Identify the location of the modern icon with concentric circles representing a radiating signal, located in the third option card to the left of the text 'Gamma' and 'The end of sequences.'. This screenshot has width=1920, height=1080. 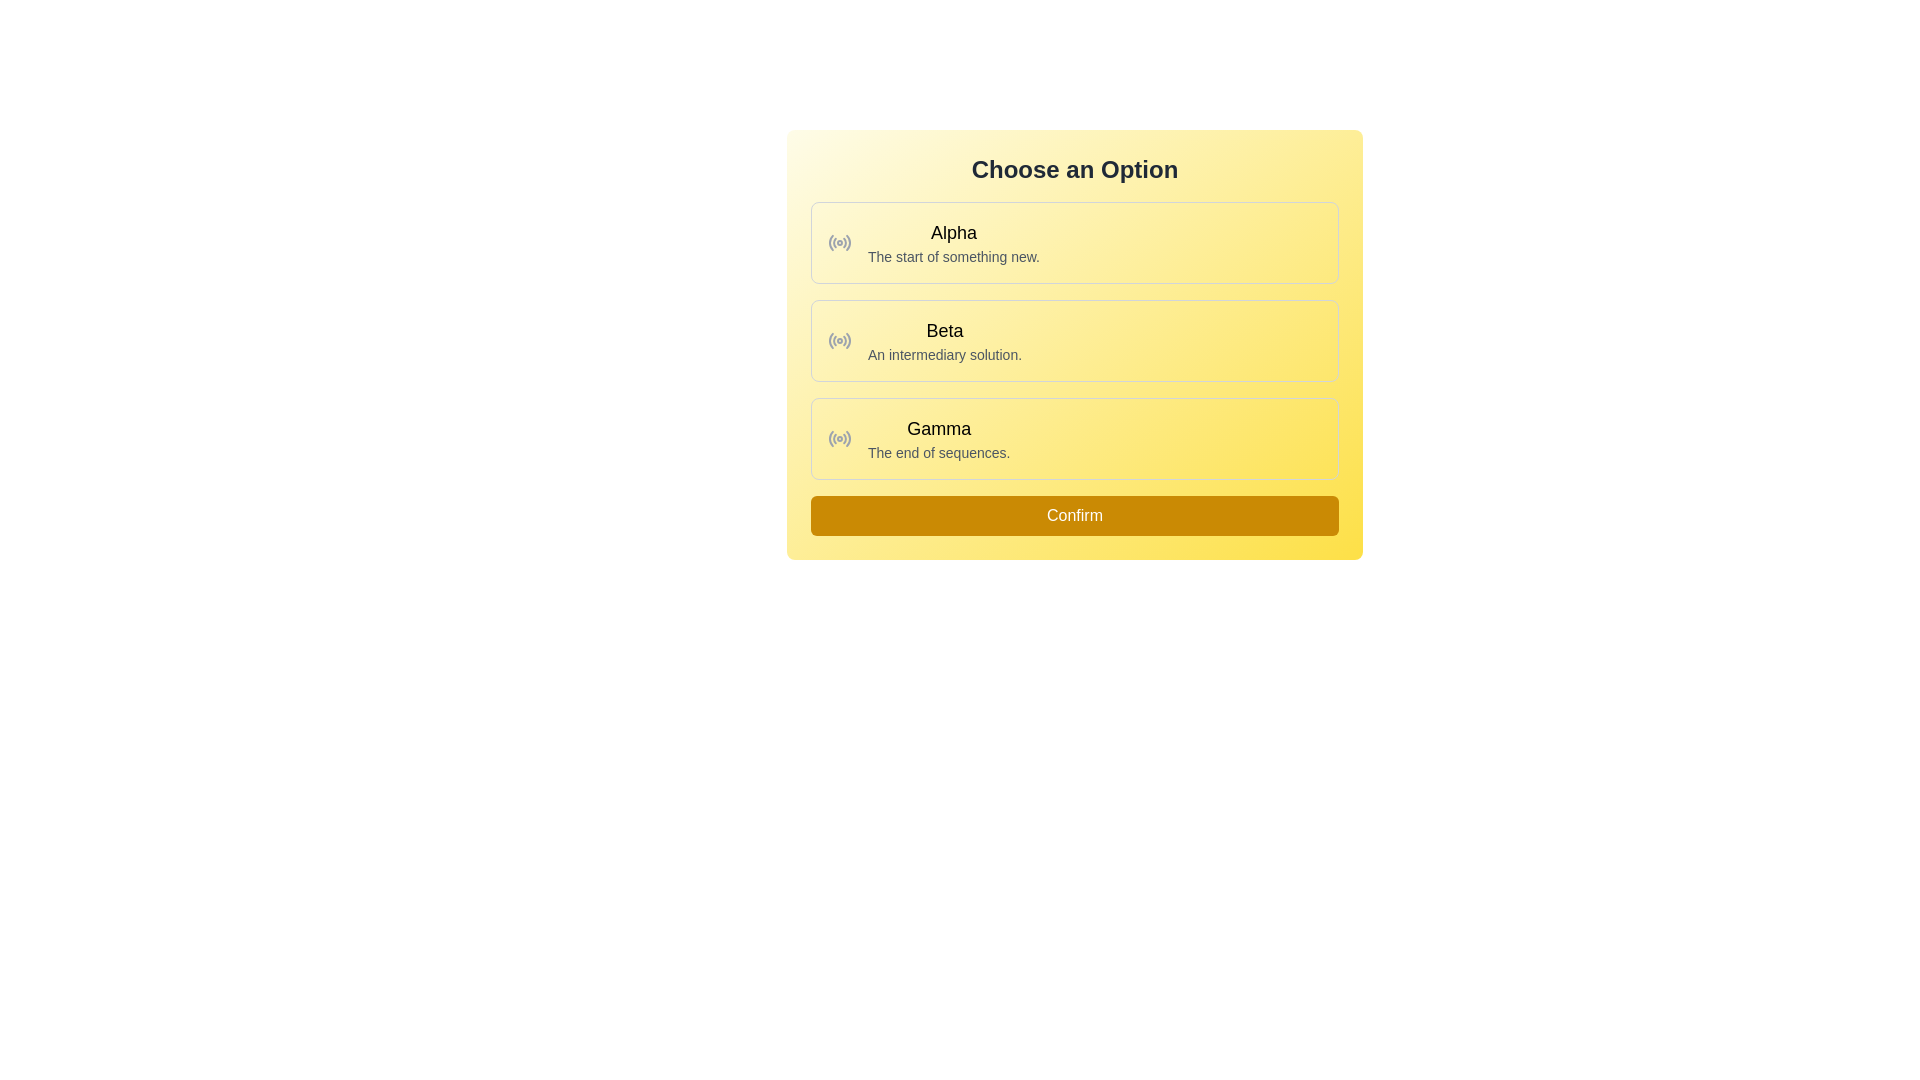
(840, 438).